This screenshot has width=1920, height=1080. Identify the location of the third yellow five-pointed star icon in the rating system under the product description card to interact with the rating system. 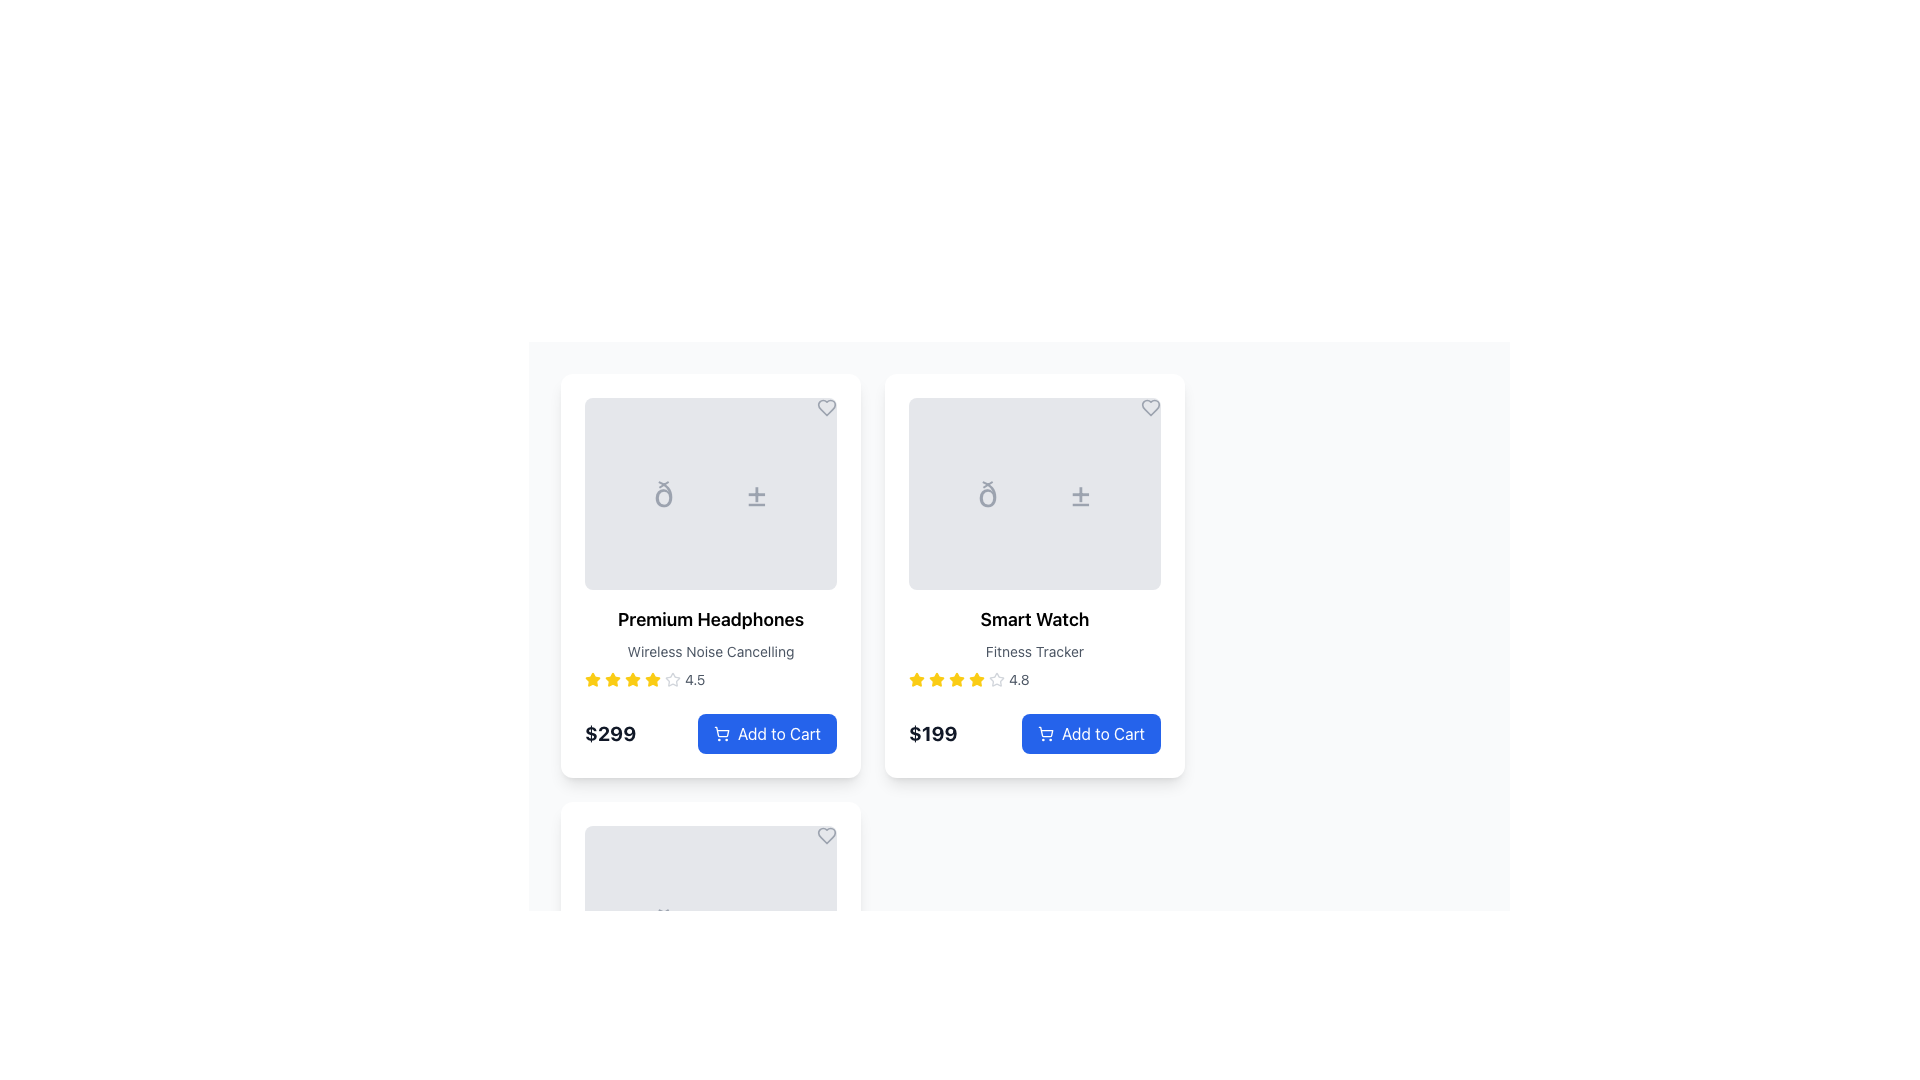
(652, 678).